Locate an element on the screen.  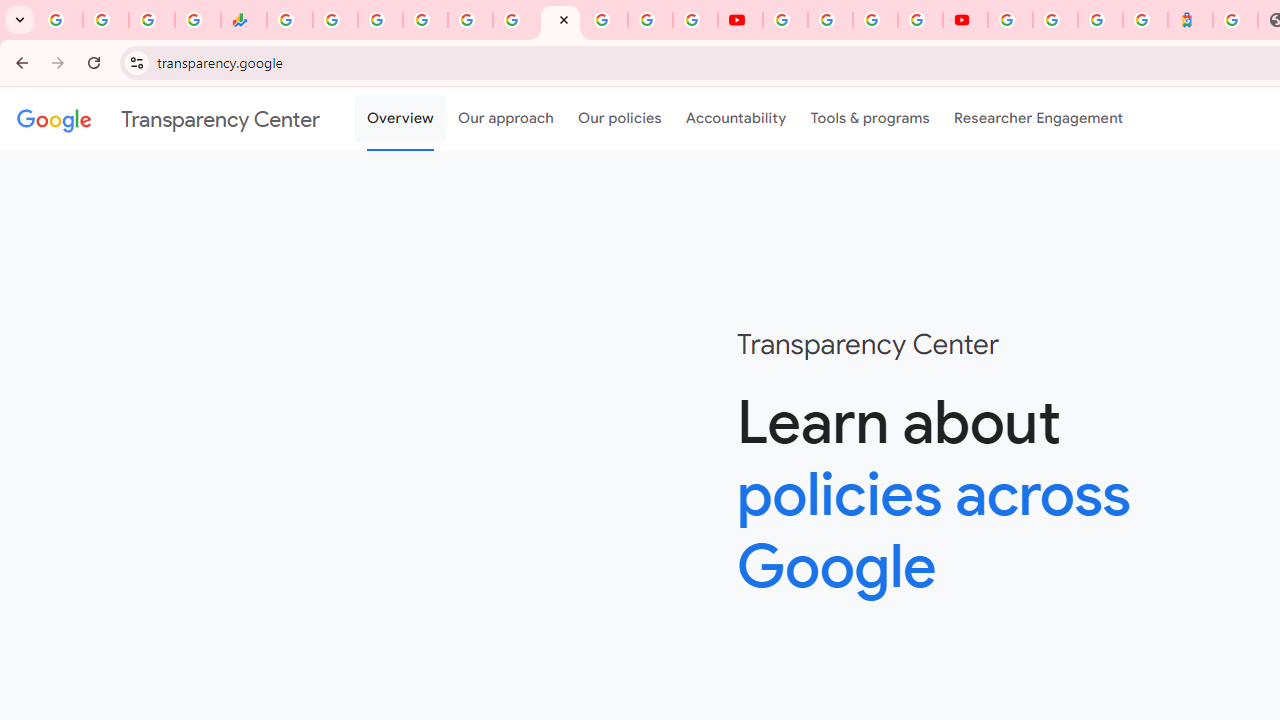
'Google Account Help' is located at coordinates (830, 20).